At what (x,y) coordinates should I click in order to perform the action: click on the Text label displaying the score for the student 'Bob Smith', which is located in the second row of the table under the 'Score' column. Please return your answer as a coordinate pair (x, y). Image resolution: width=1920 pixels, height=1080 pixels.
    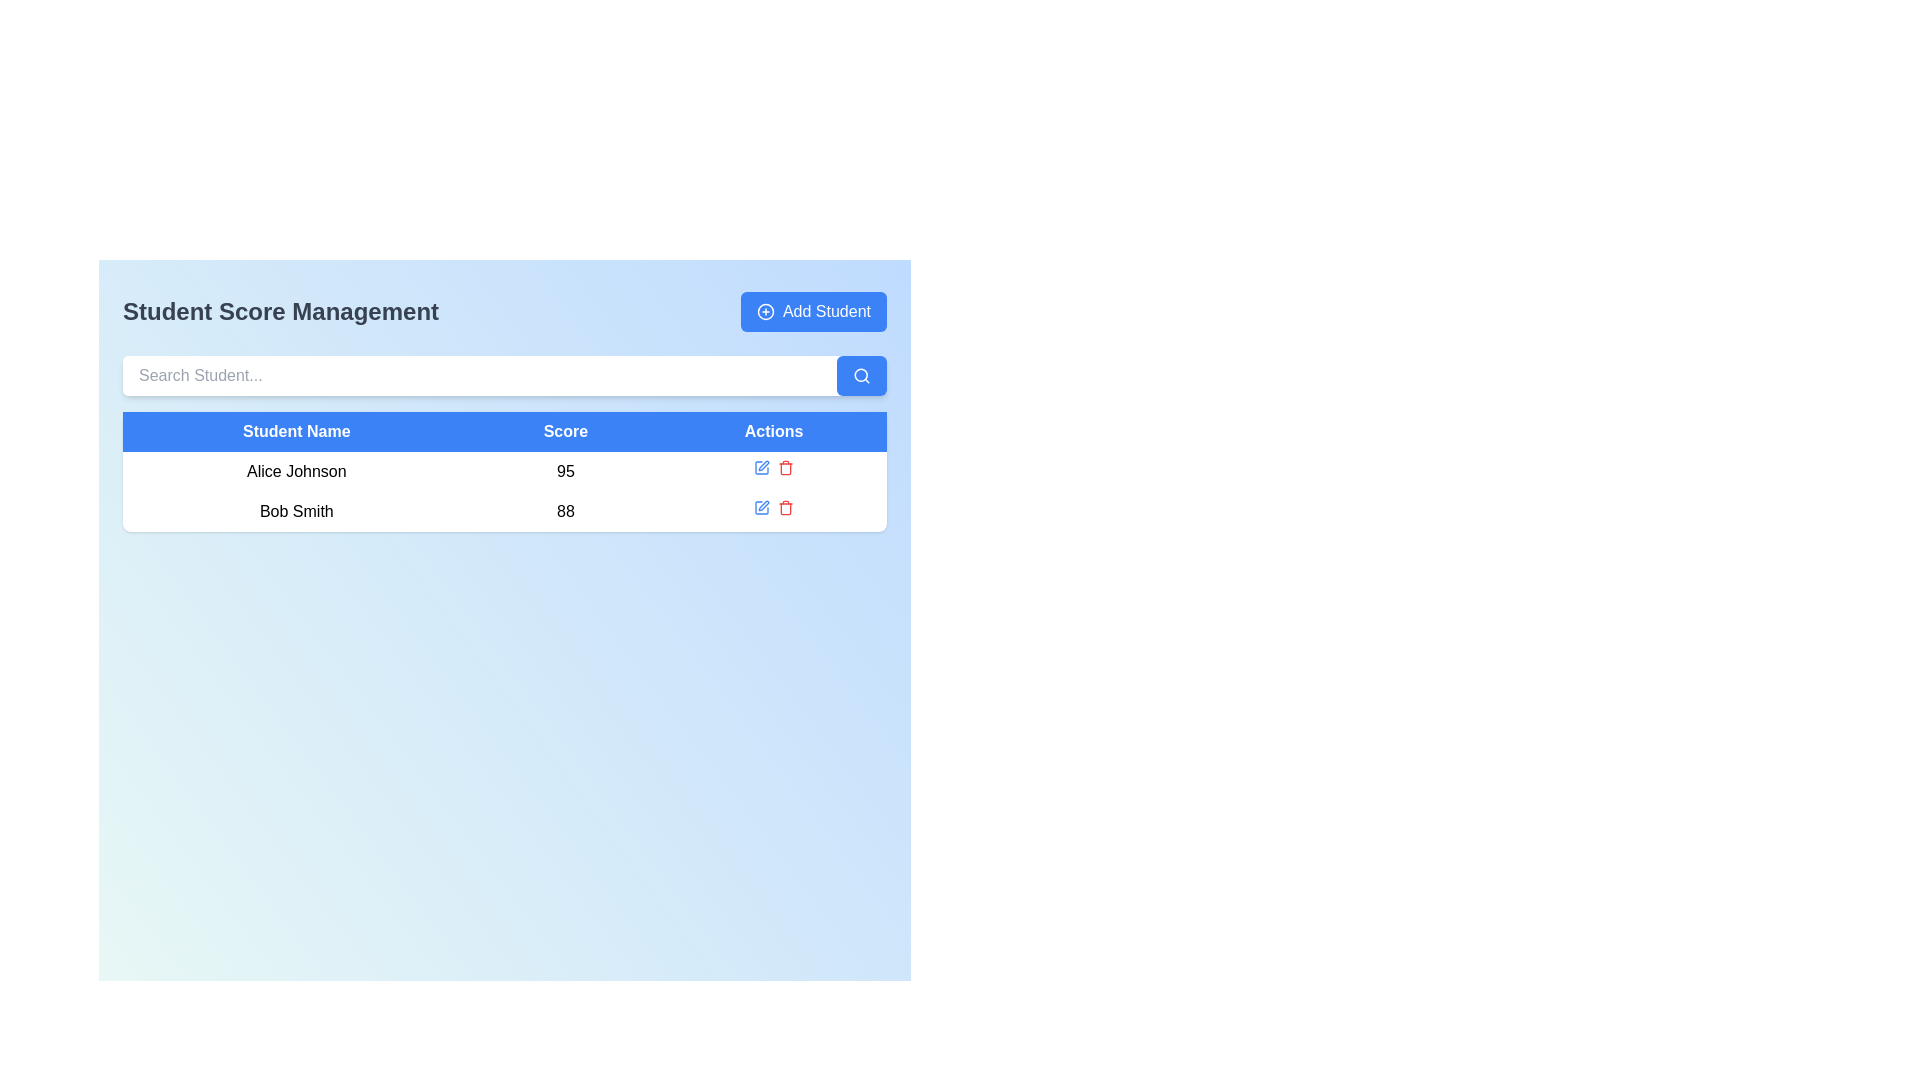
    Looking at the image, I should click on (564, 511).